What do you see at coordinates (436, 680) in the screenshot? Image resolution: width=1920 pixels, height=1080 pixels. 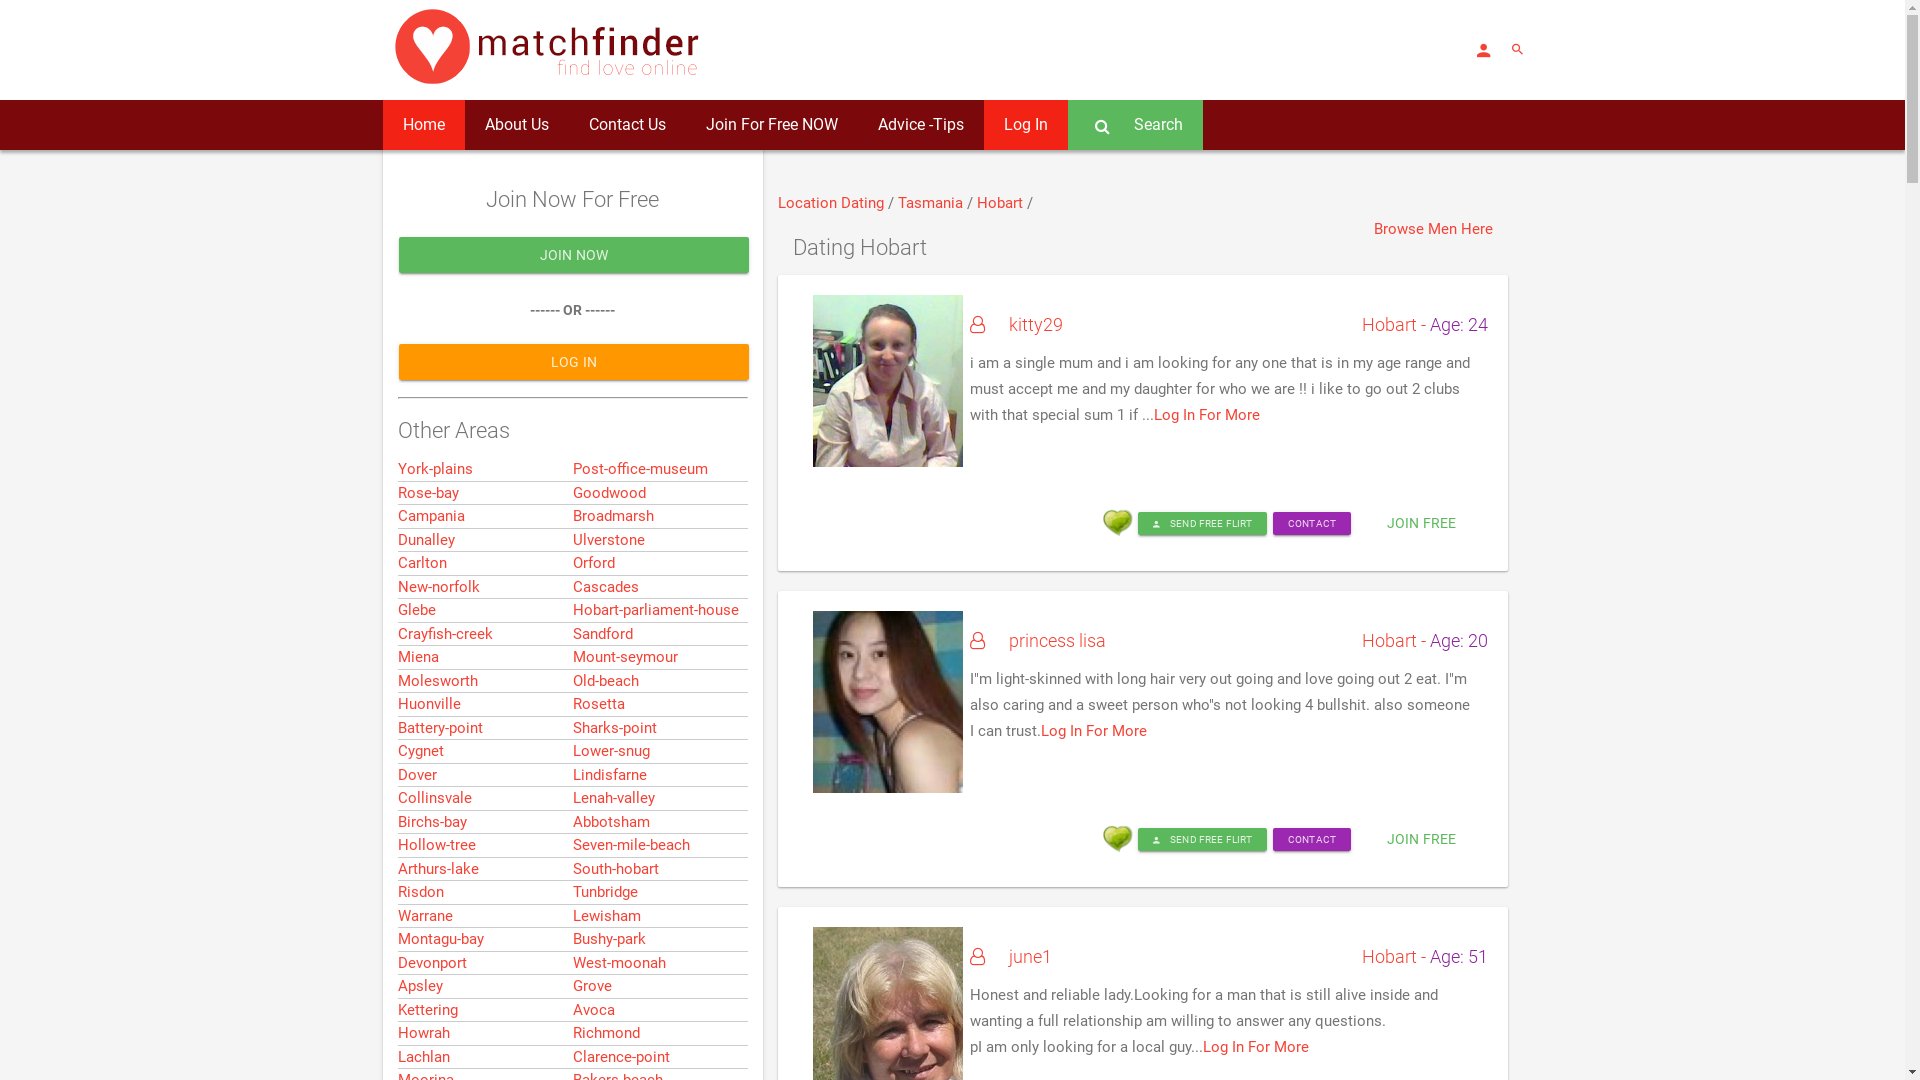 I see `'Molesworth'` at bounding box center [436, 680].